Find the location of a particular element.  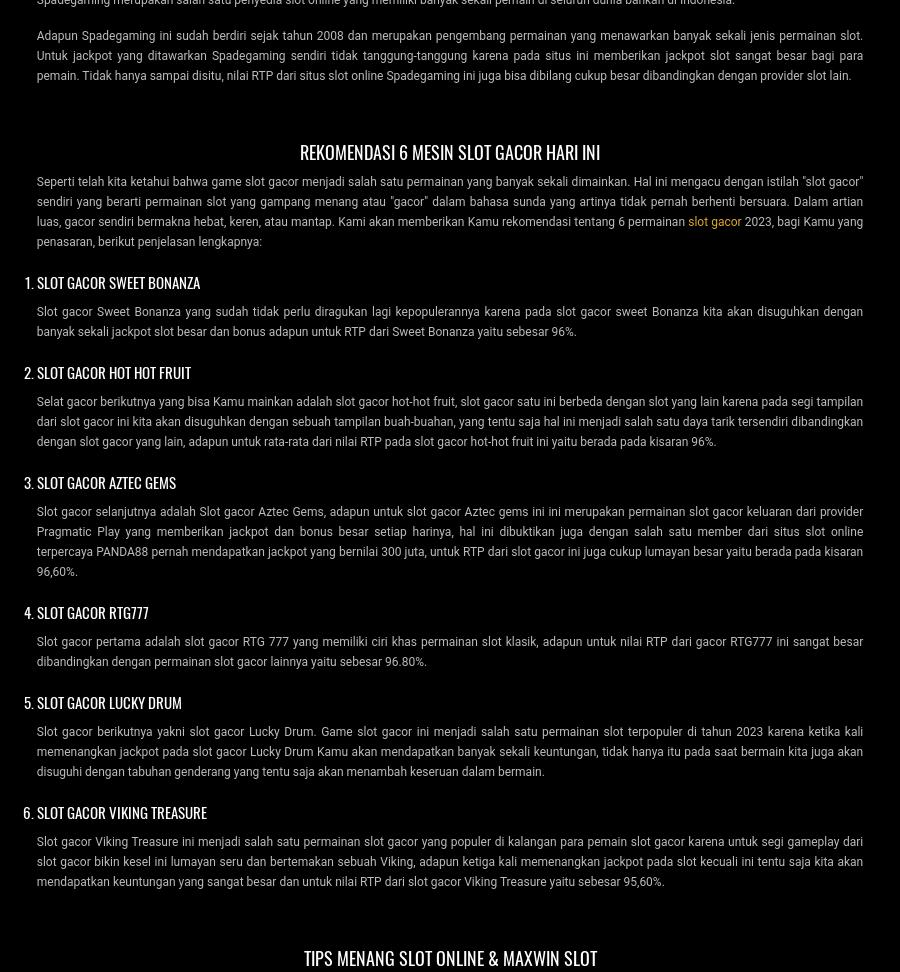

'Slot gacor pertama adalah slot gacor RTG 777 yang memiliki ciri khas permainan slot klasik, adapun untuk nilai RTP dari gacor RTG777 ini sangat besar dibandingkan dengan permainan slot gacor lainnya yaitu sebesar 96.80%.' is located at coordinates (449, 651).